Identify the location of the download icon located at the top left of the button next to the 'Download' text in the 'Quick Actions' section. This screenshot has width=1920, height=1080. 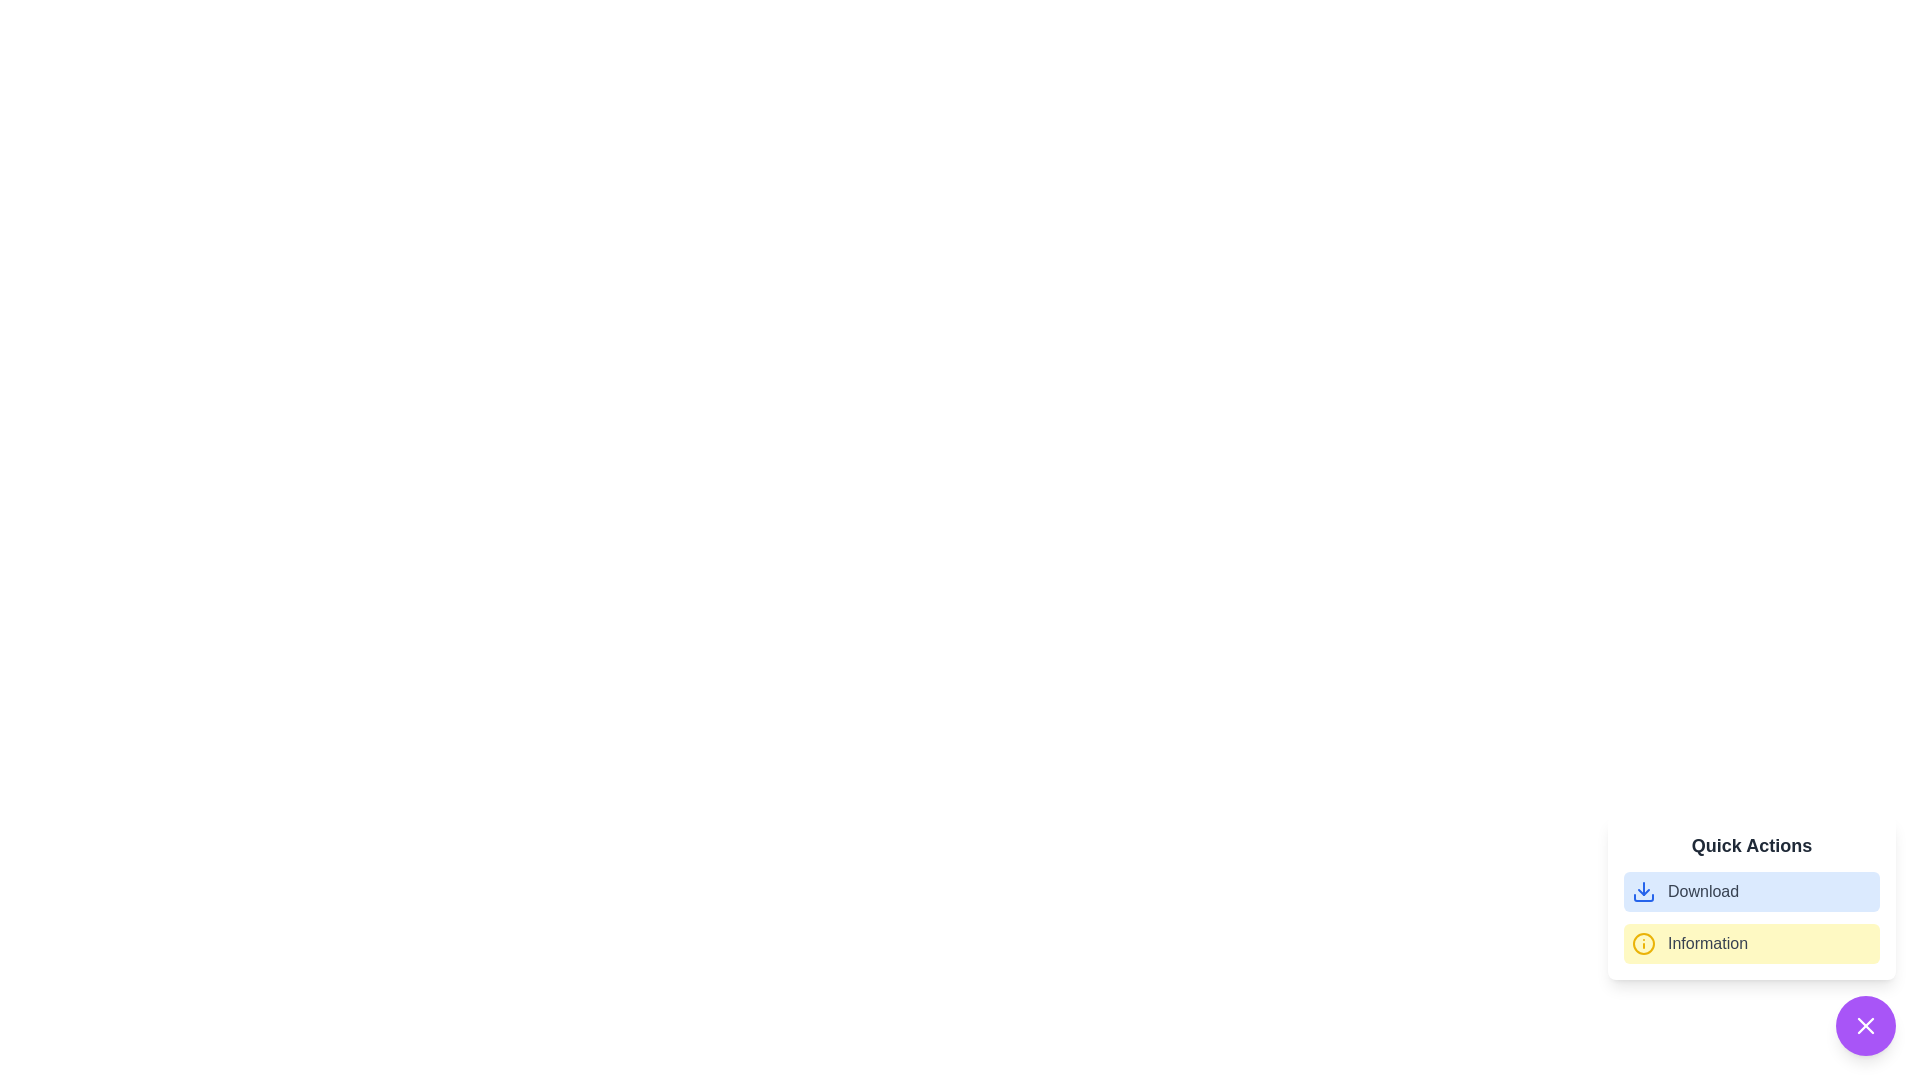
(1643, 890).